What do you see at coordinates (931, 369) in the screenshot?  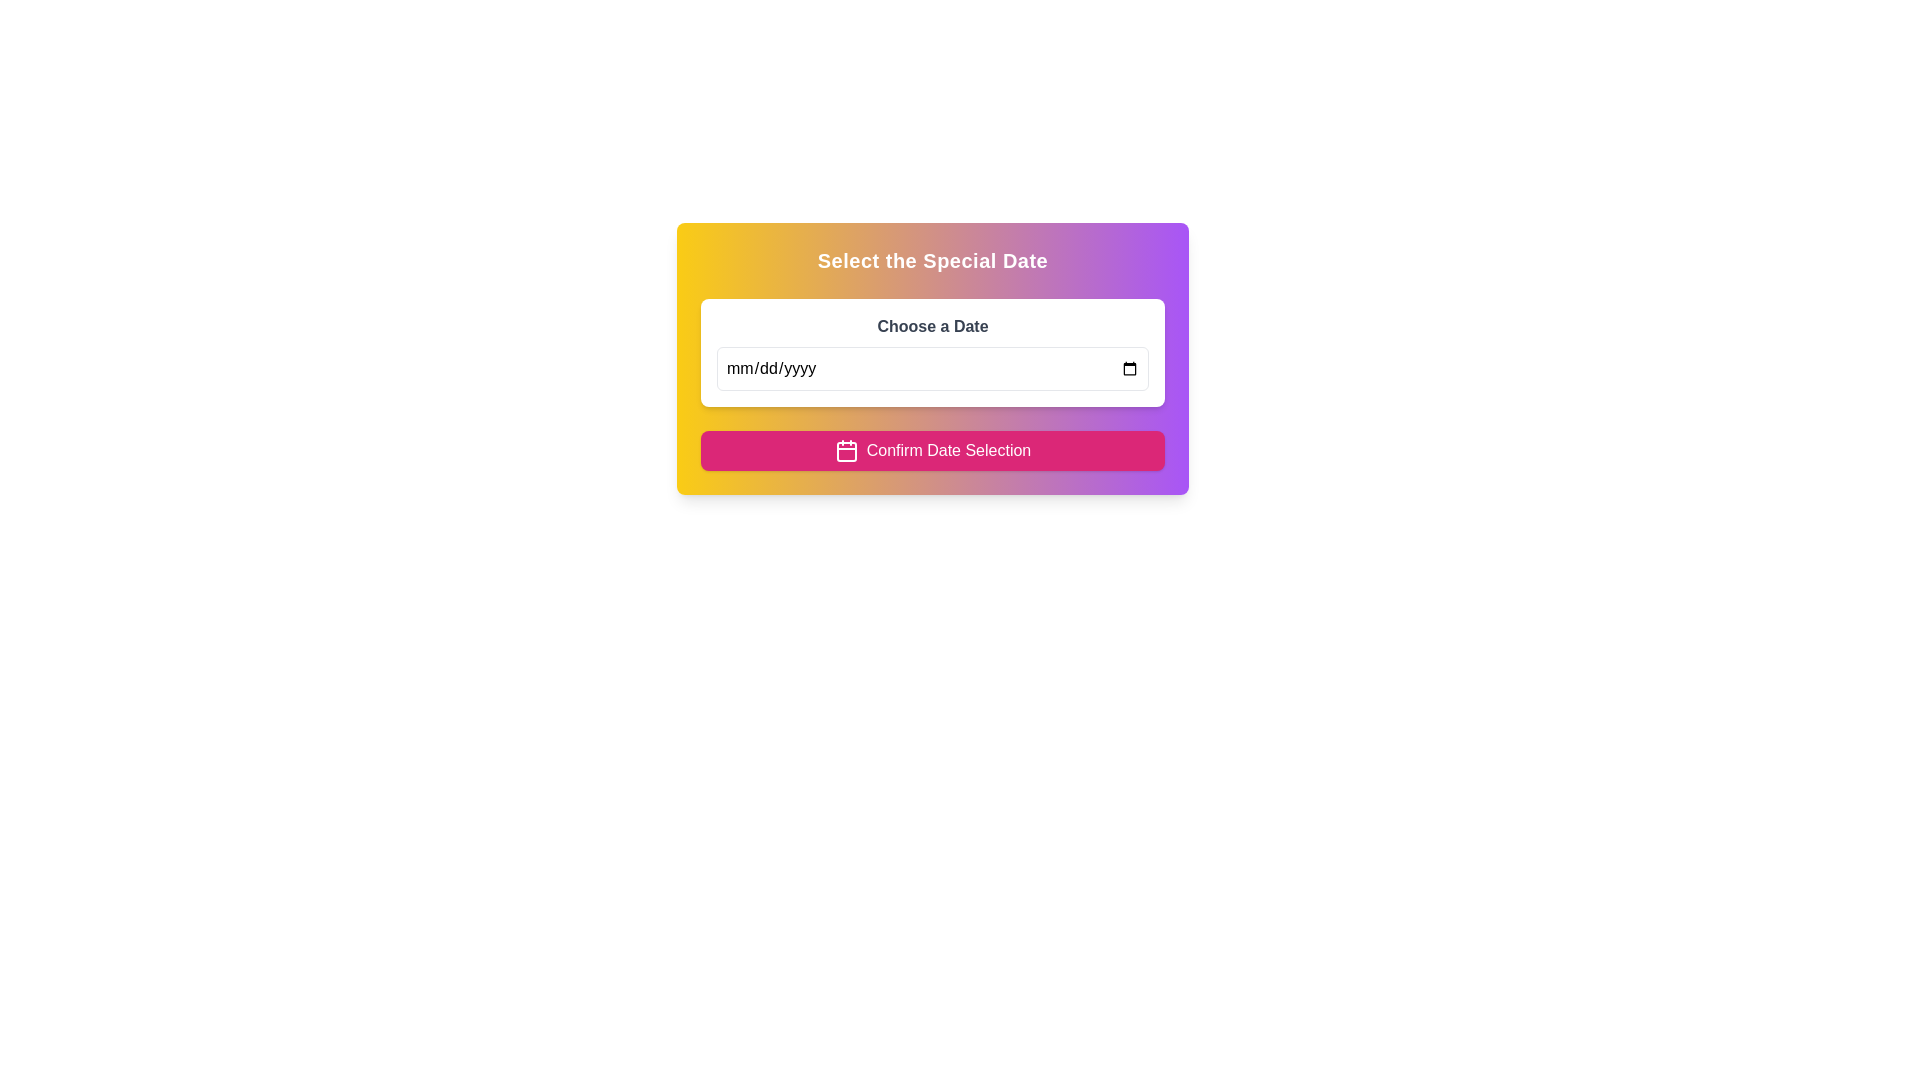 I see `the Date Input Field located in the 'Choose a Date' card` at bounding box center [931, 369].